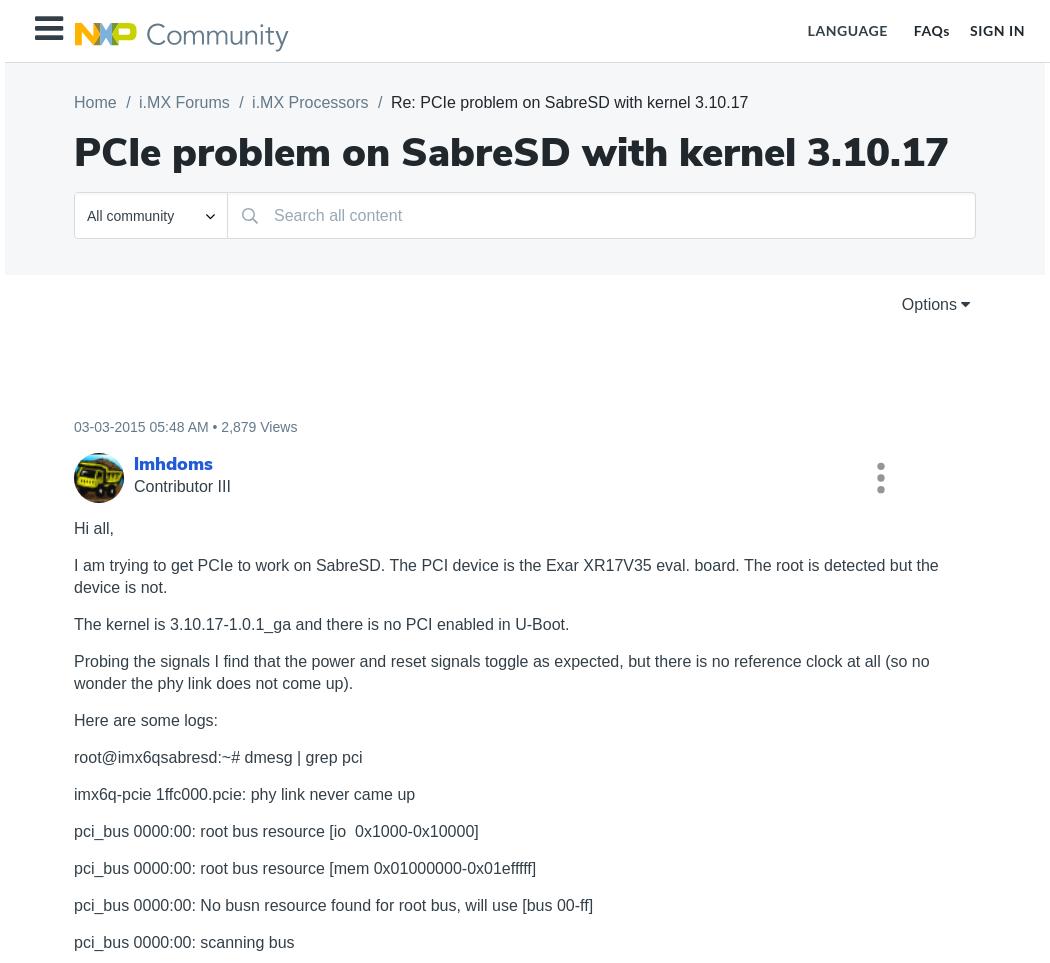  Describe the element at coordinates (183, 101) in the screenshot. I see `'i.MX Forums'` at that location.